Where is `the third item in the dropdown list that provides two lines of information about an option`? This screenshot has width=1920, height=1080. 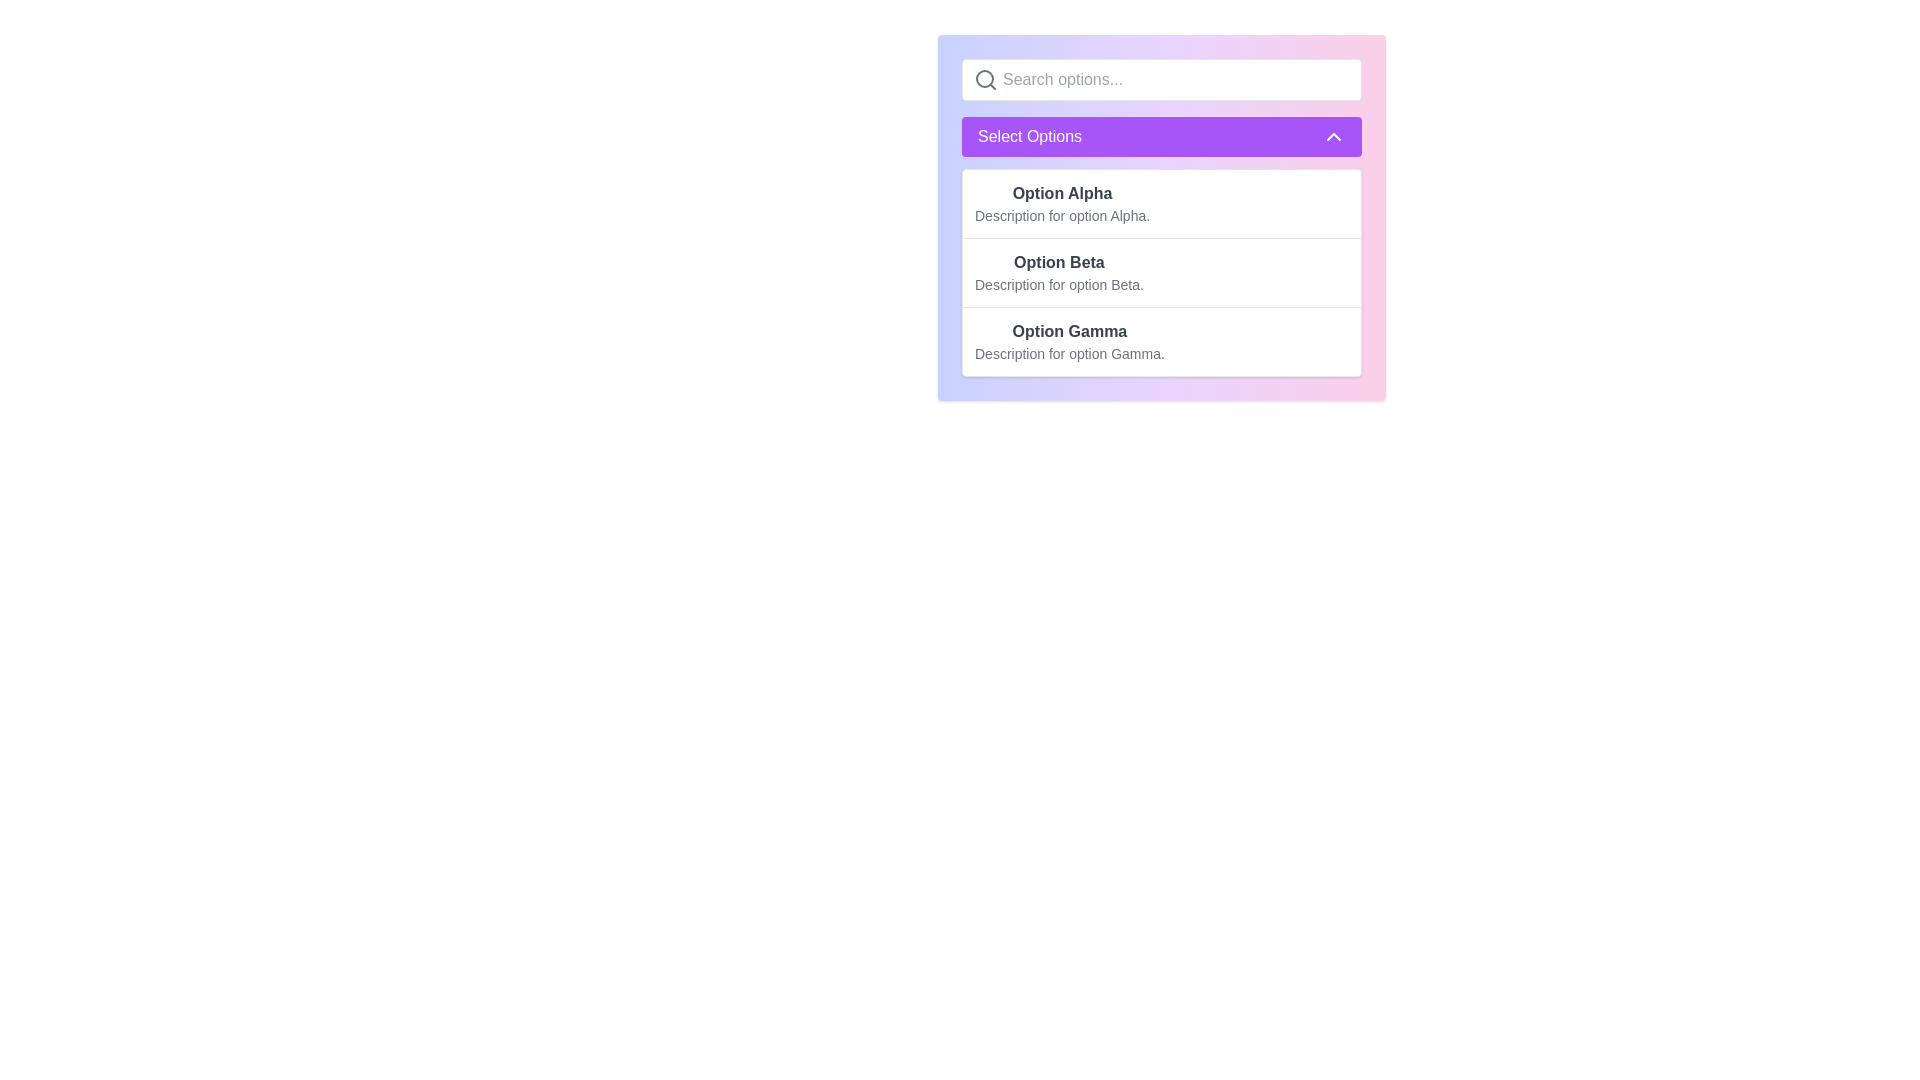
the third item in the dropdown list that provides two lines of information about an option is located at coordinates (1069, 341).